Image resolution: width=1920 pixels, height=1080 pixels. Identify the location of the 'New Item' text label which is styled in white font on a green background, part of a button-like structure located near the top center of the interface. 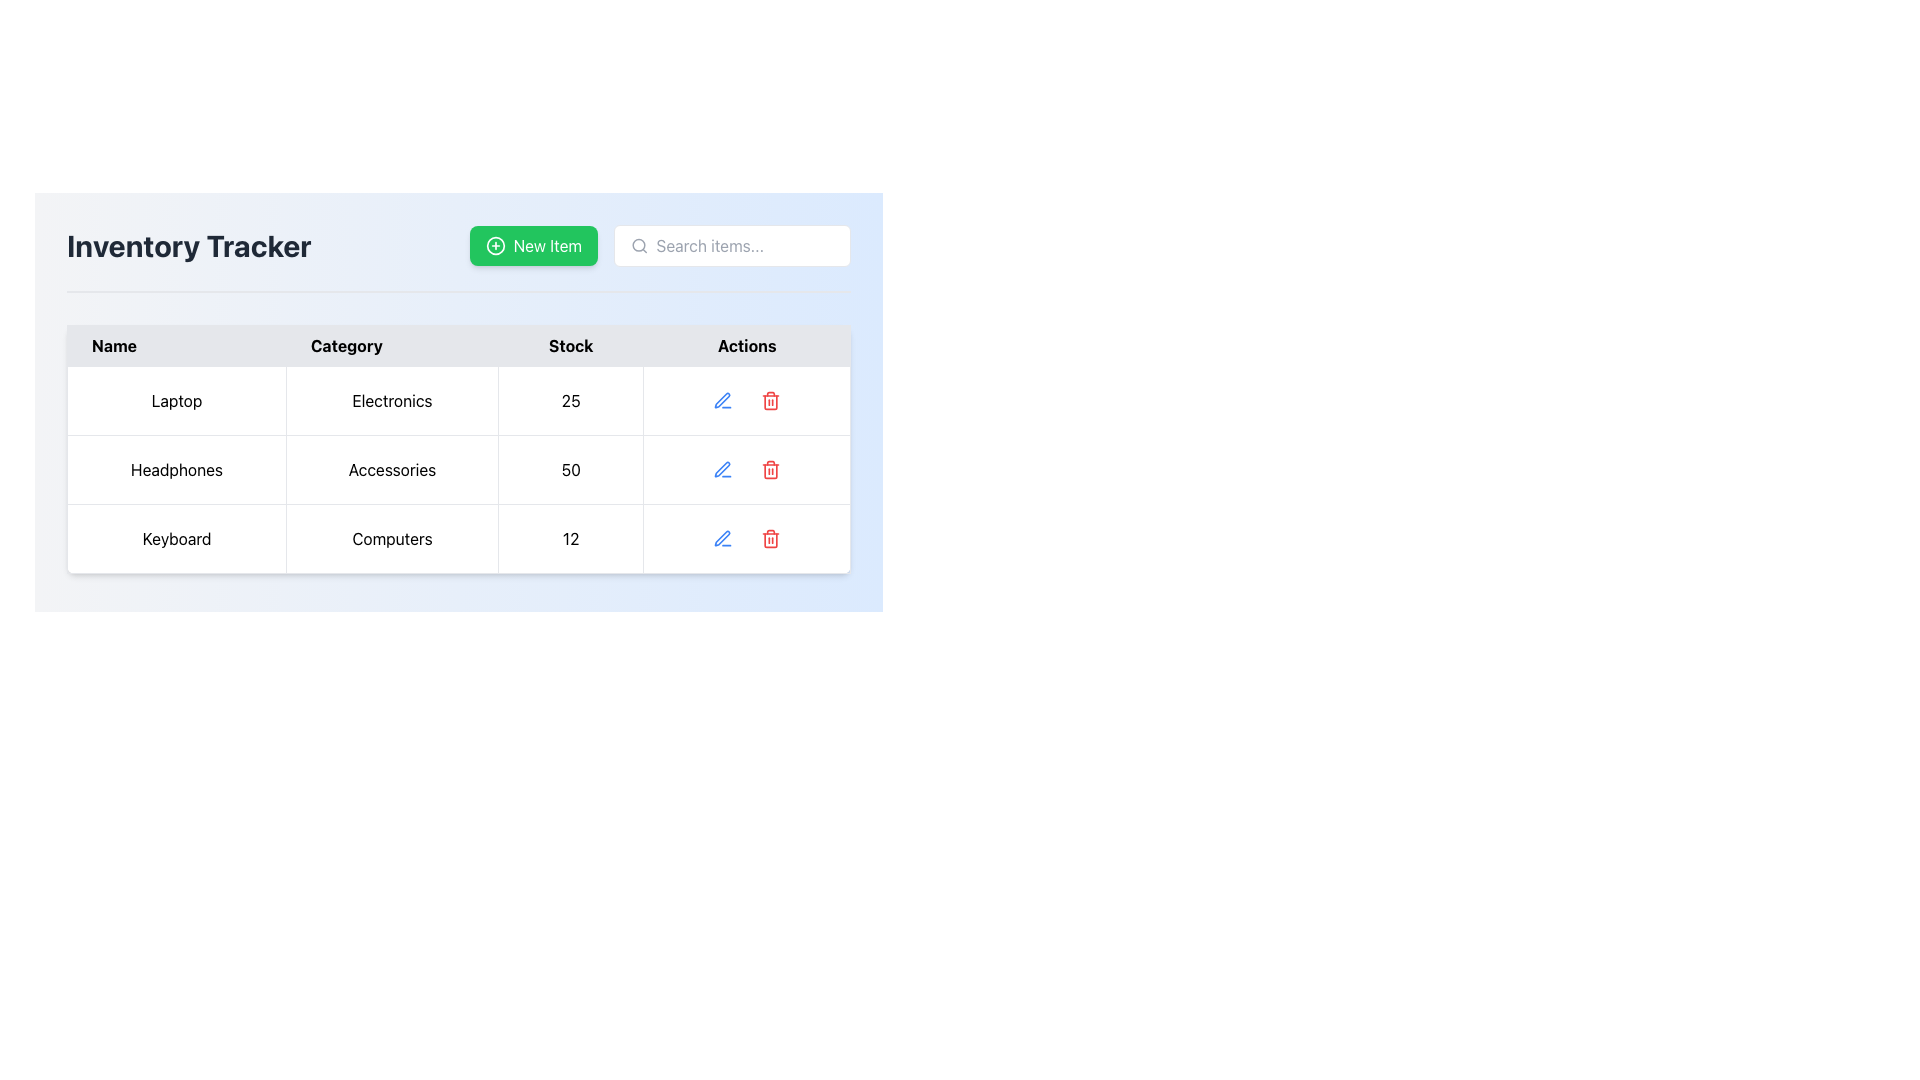
(547, 245).